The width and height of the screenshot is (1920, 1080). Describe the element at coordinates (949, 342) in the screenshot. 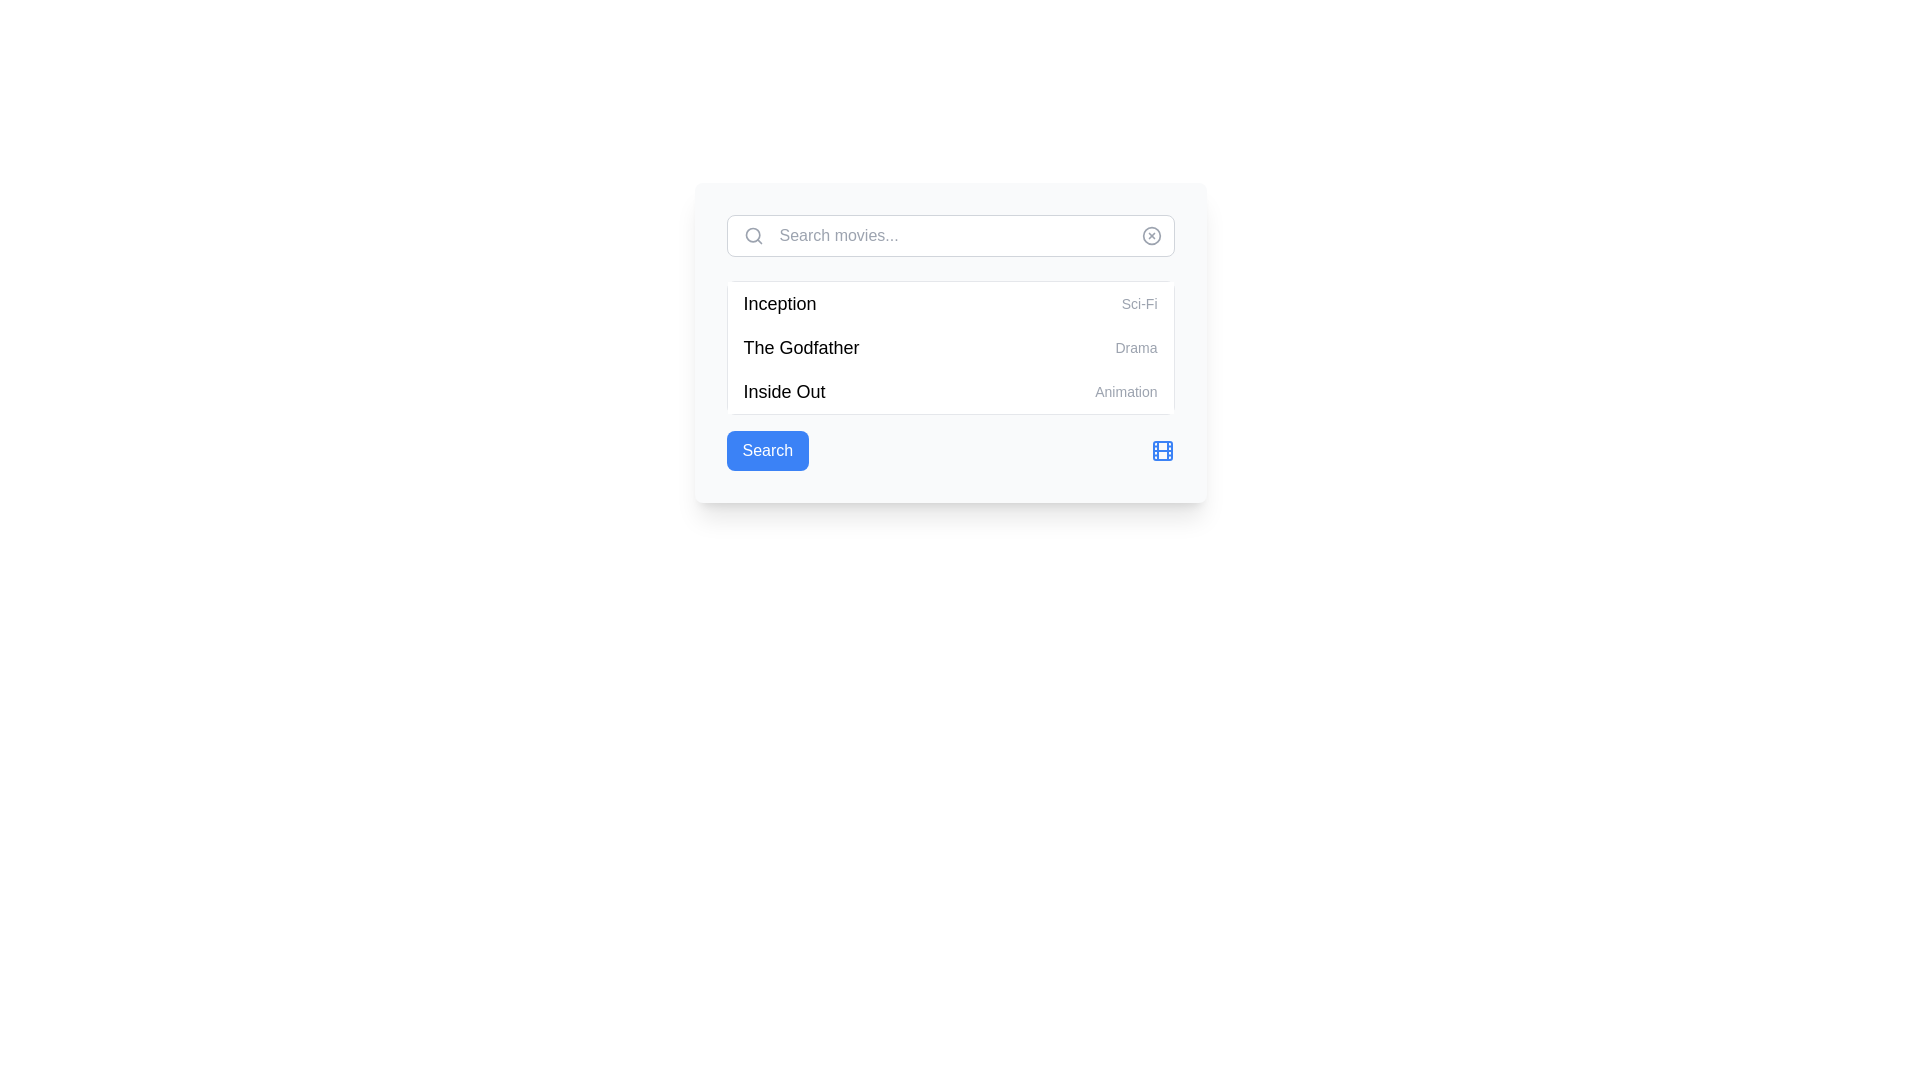

I see `the second movie entry in the suggested list` at that location.